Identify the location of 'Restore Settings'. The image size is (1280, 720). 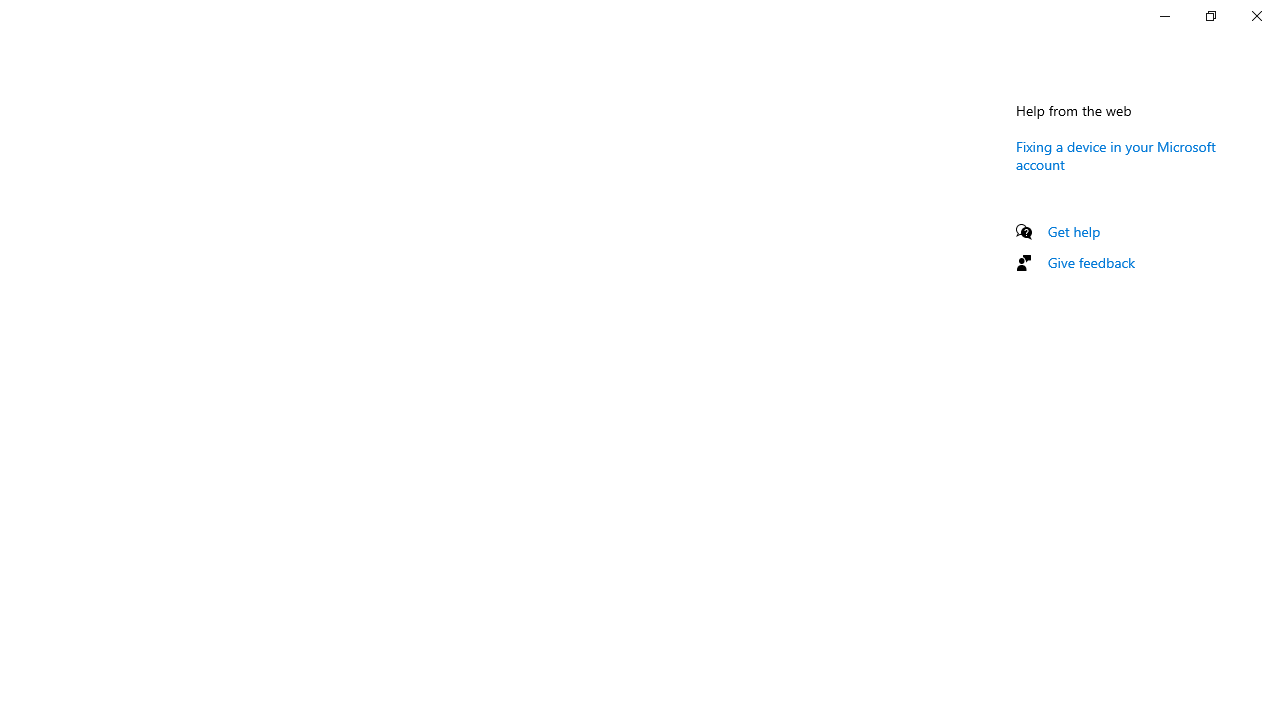
(1209, 15).